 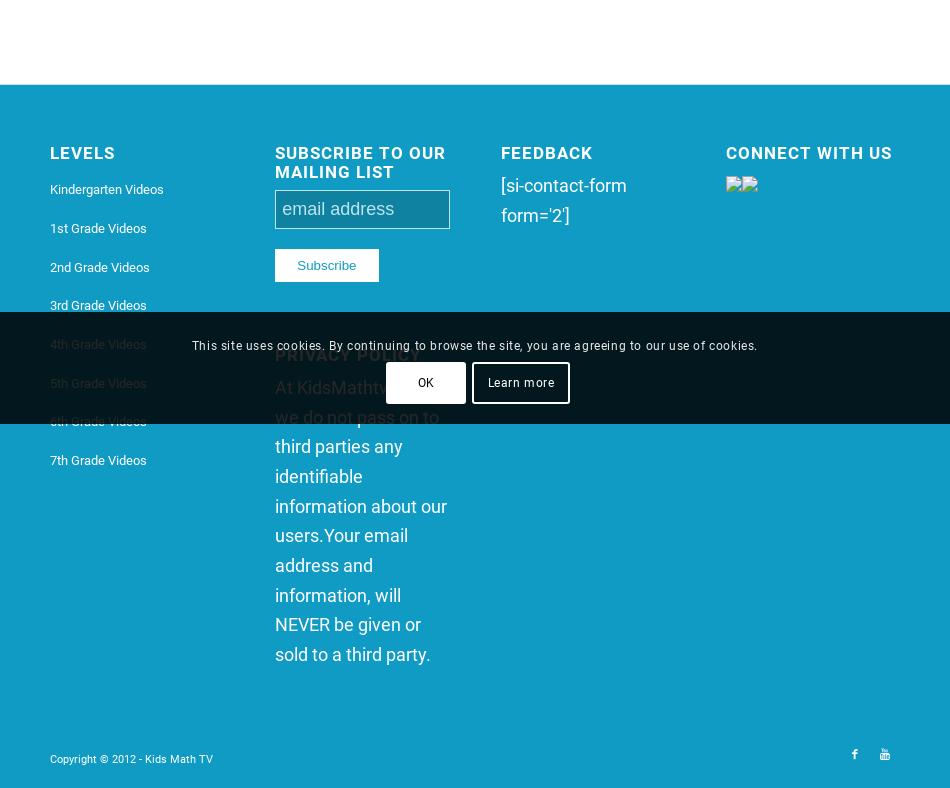 I want to click on 'Feedback', so click(x=499, y=153).